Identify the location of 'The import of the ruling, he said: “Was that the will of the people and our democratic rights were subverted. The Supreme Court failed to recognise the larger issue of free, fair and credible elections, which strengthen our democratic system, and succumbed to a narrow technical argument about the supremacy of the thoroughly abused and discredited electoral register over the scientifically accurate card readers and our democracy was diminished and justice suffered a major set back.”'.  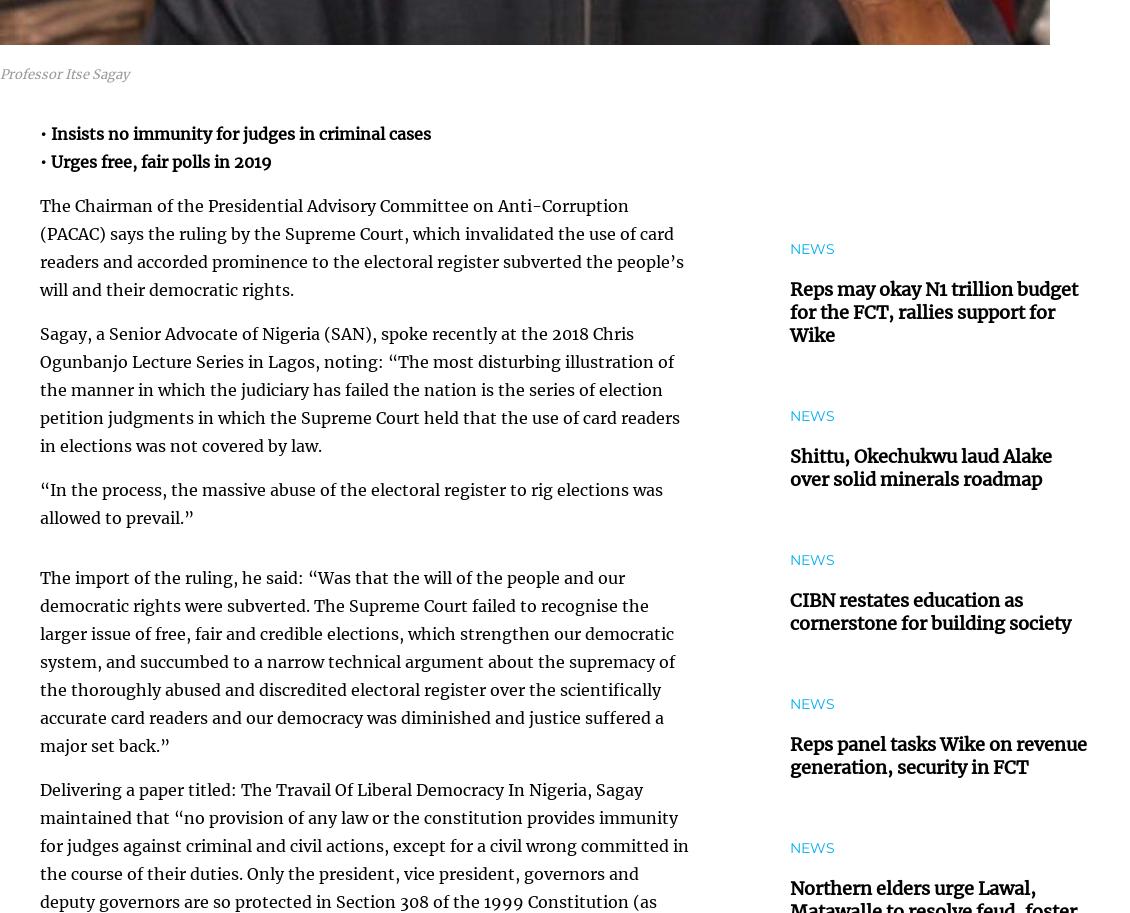
(356, 660).